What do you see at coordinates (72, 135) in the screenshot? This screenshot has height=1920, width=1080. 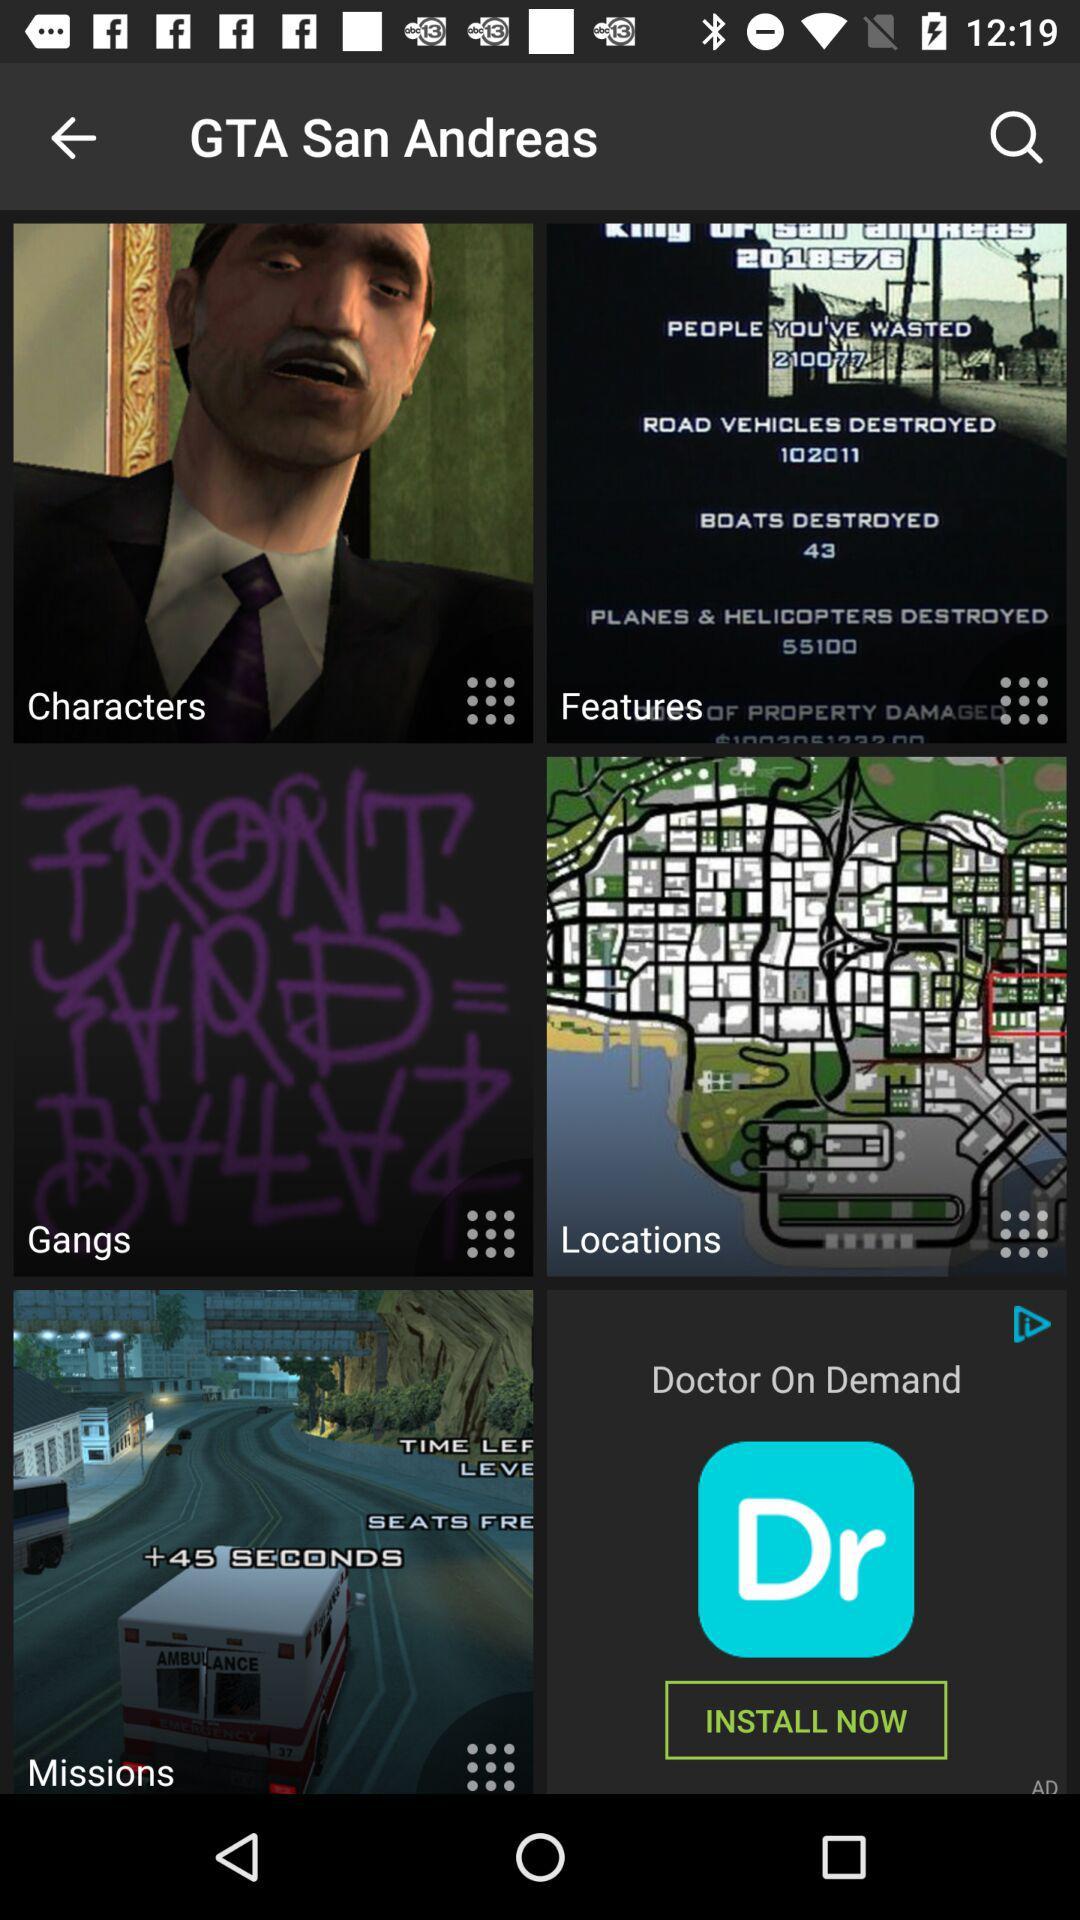 I see `previous` at bounding box center [72, 135].